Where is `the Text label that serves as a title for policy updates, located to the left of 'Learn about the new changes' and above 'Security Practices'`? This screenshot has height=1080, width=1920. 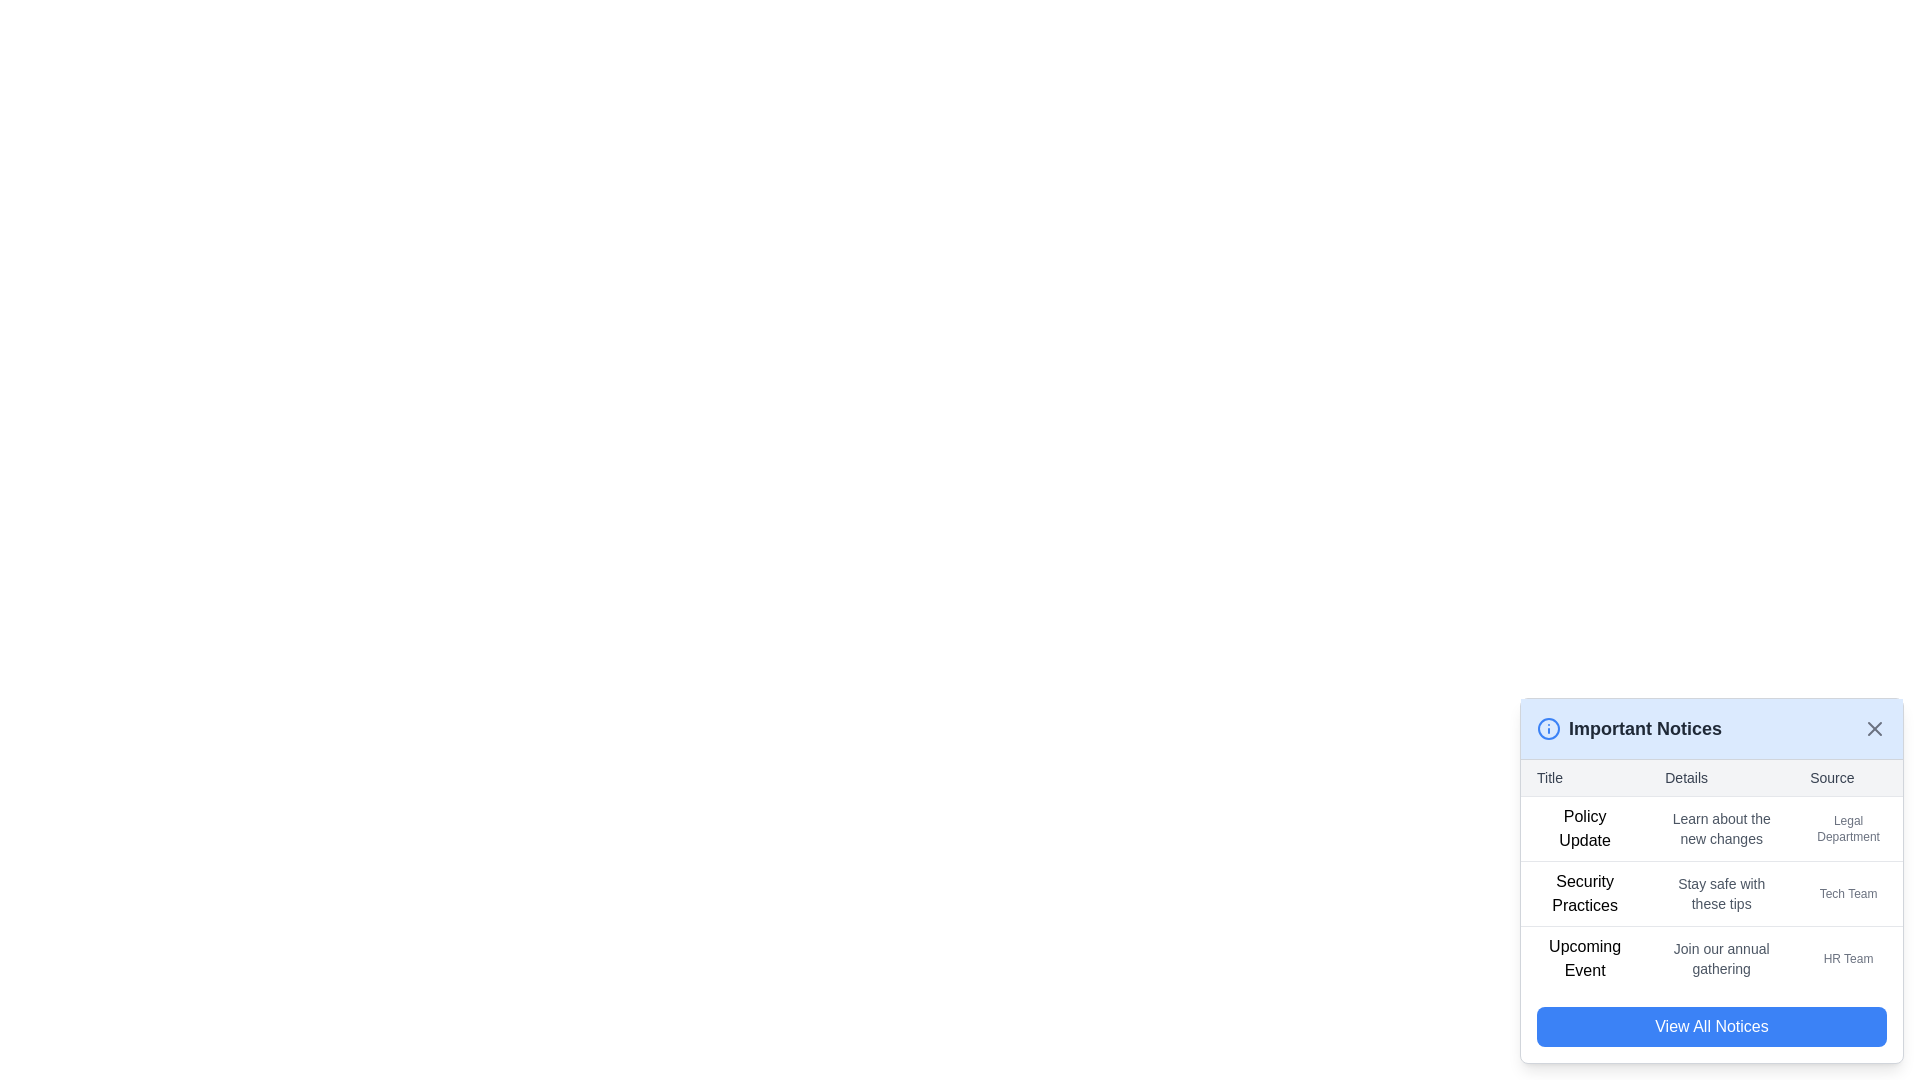
the Text label that serves as a title for policy updates, located to the left of 'Learn about the new changes' and above 'Security Practices' is located at coordinates (1584, 829).